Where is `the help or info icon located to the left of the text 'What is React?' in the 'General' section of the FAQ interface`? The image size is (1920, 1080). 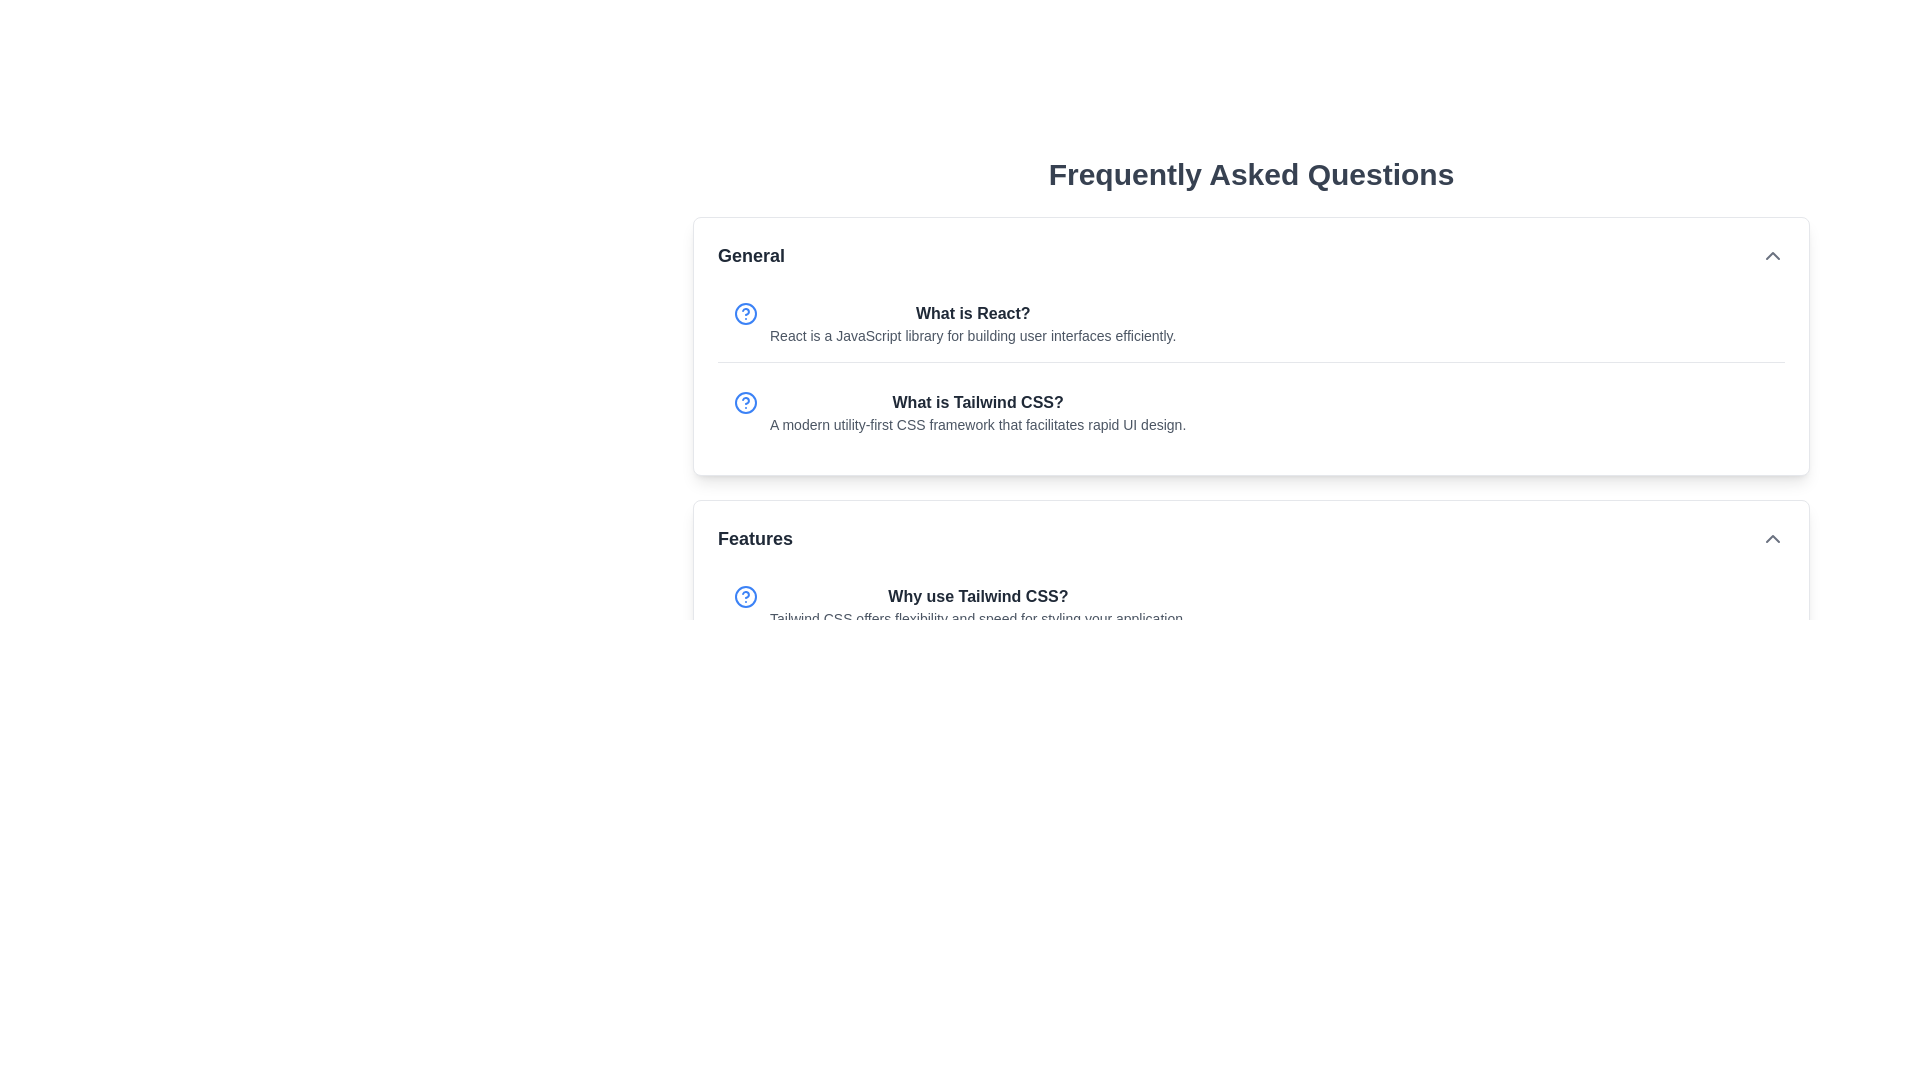 the help or info icon located to the left of the text 'What is React?' in the 'General' section of the FAQ interface is located at coordinates (744, 313).